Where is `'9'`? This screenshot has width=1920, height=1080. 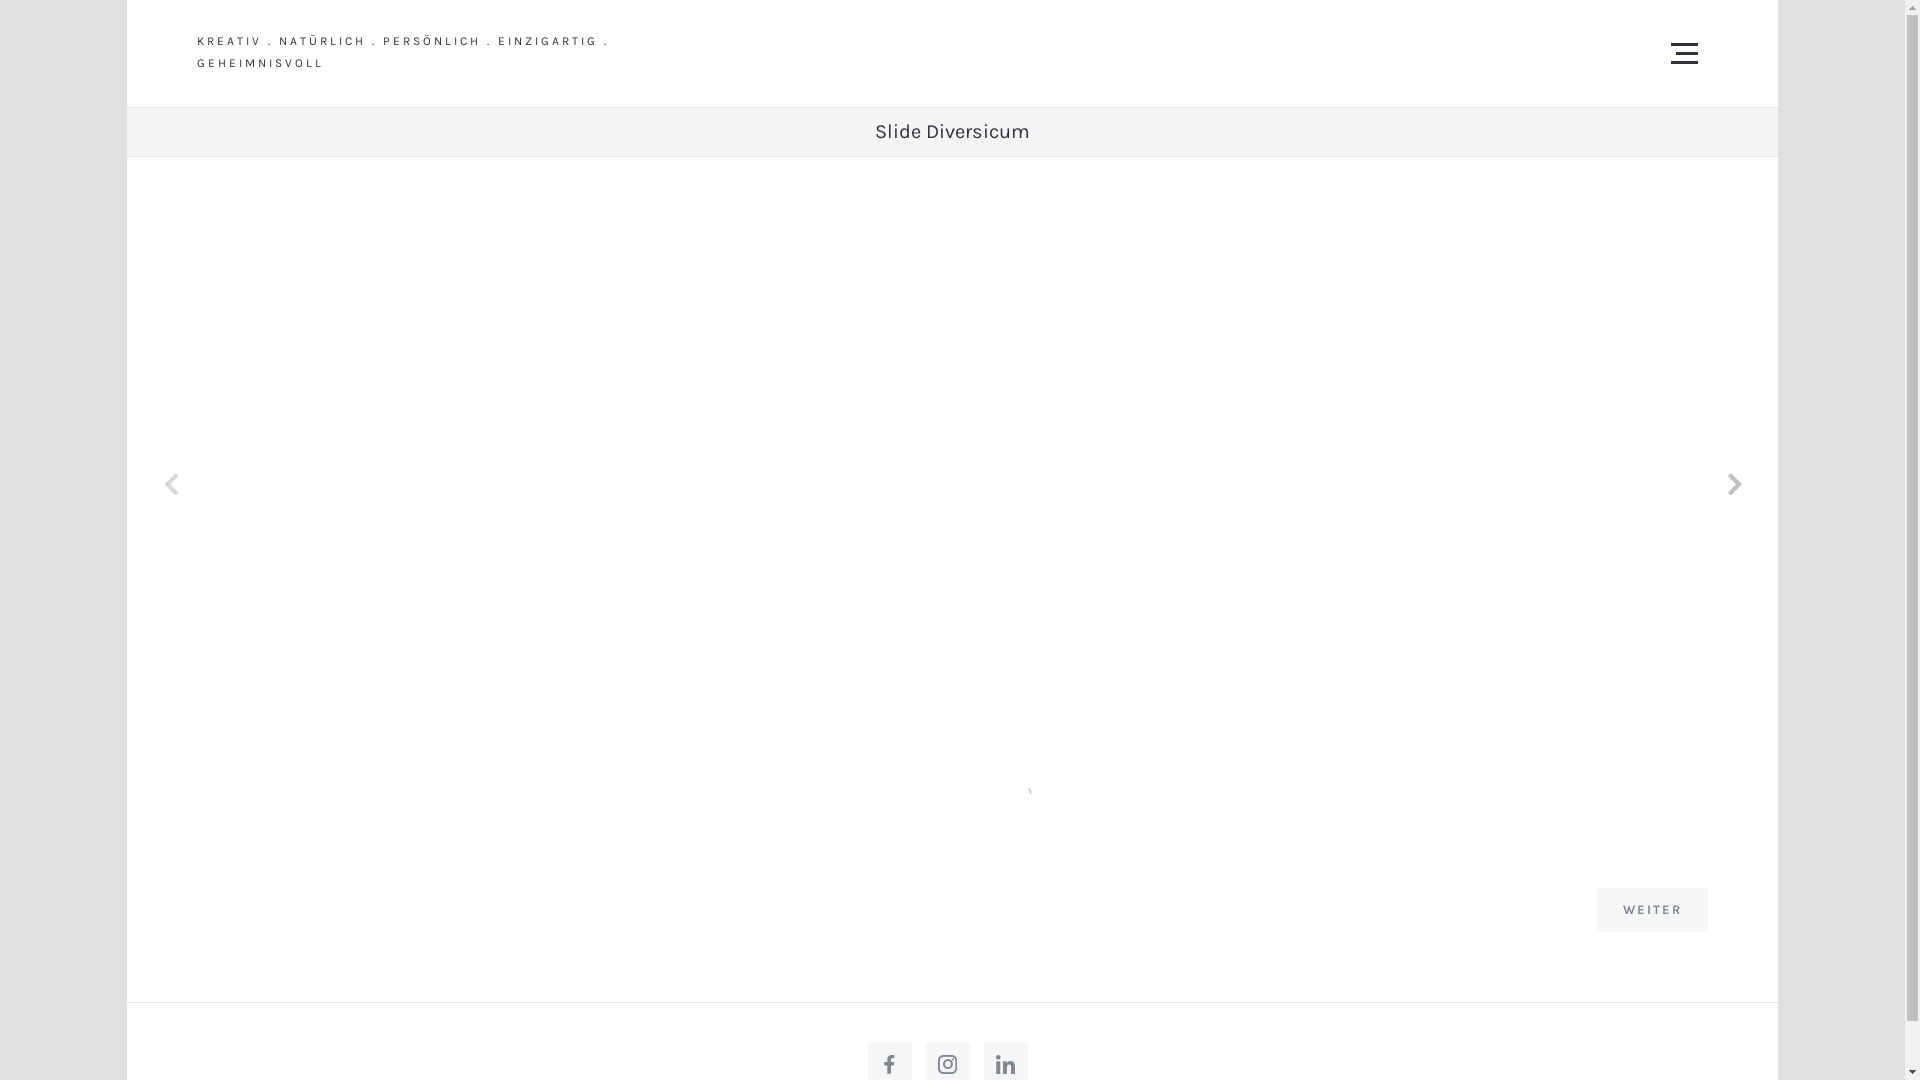 '9' is located at coordinates (1012, 789).